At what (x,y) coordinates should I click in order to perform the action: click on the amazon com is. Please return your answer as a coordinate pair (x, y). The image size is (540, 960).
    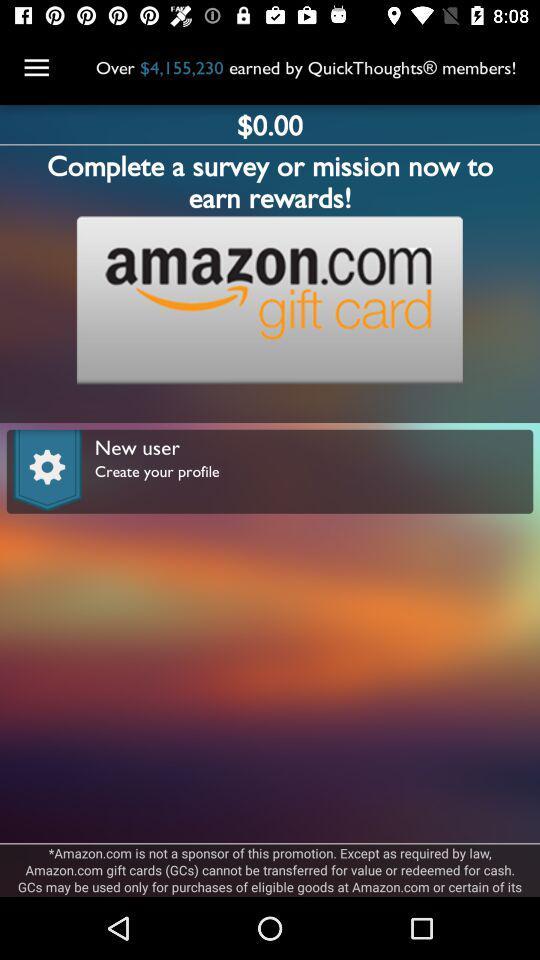
    Looking at the image, I should click on (270, 869).